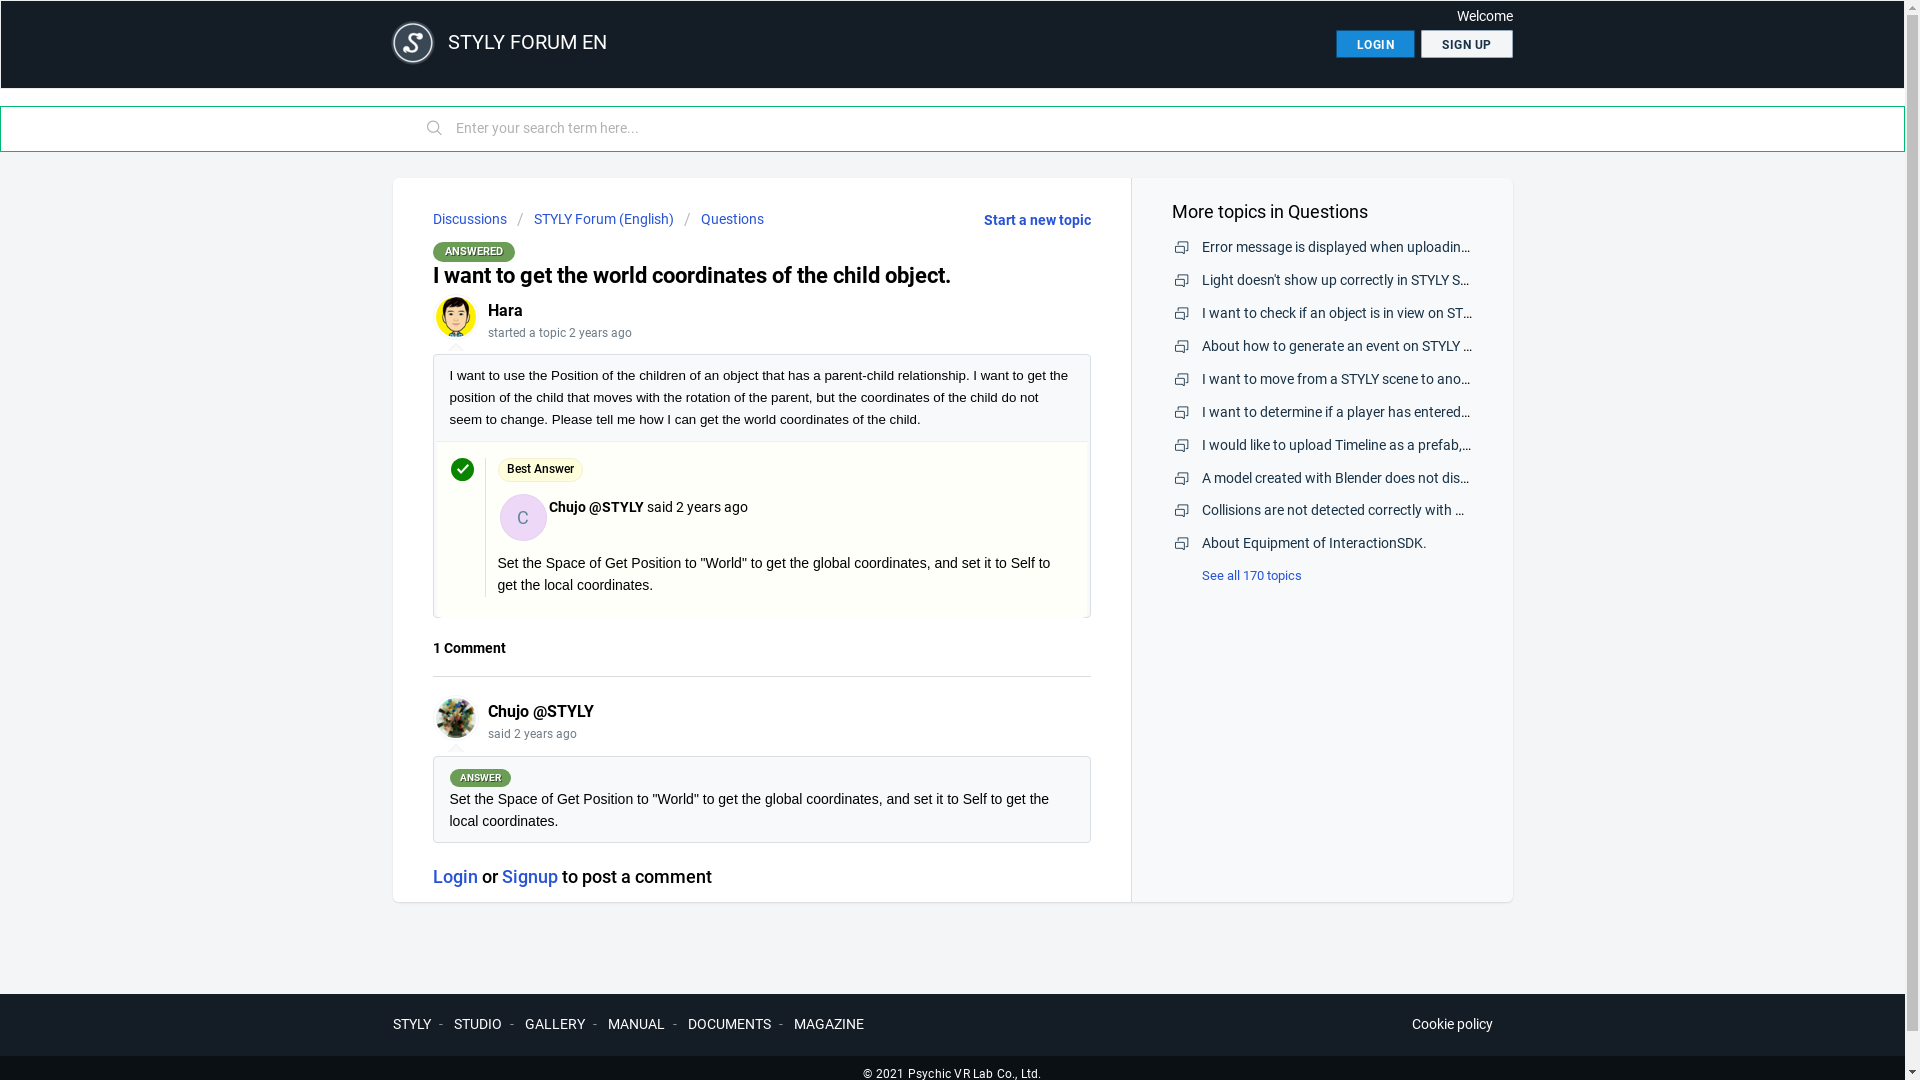  I want to click on 'About Equipment of InteractionSDK.', so click(1314, 543).